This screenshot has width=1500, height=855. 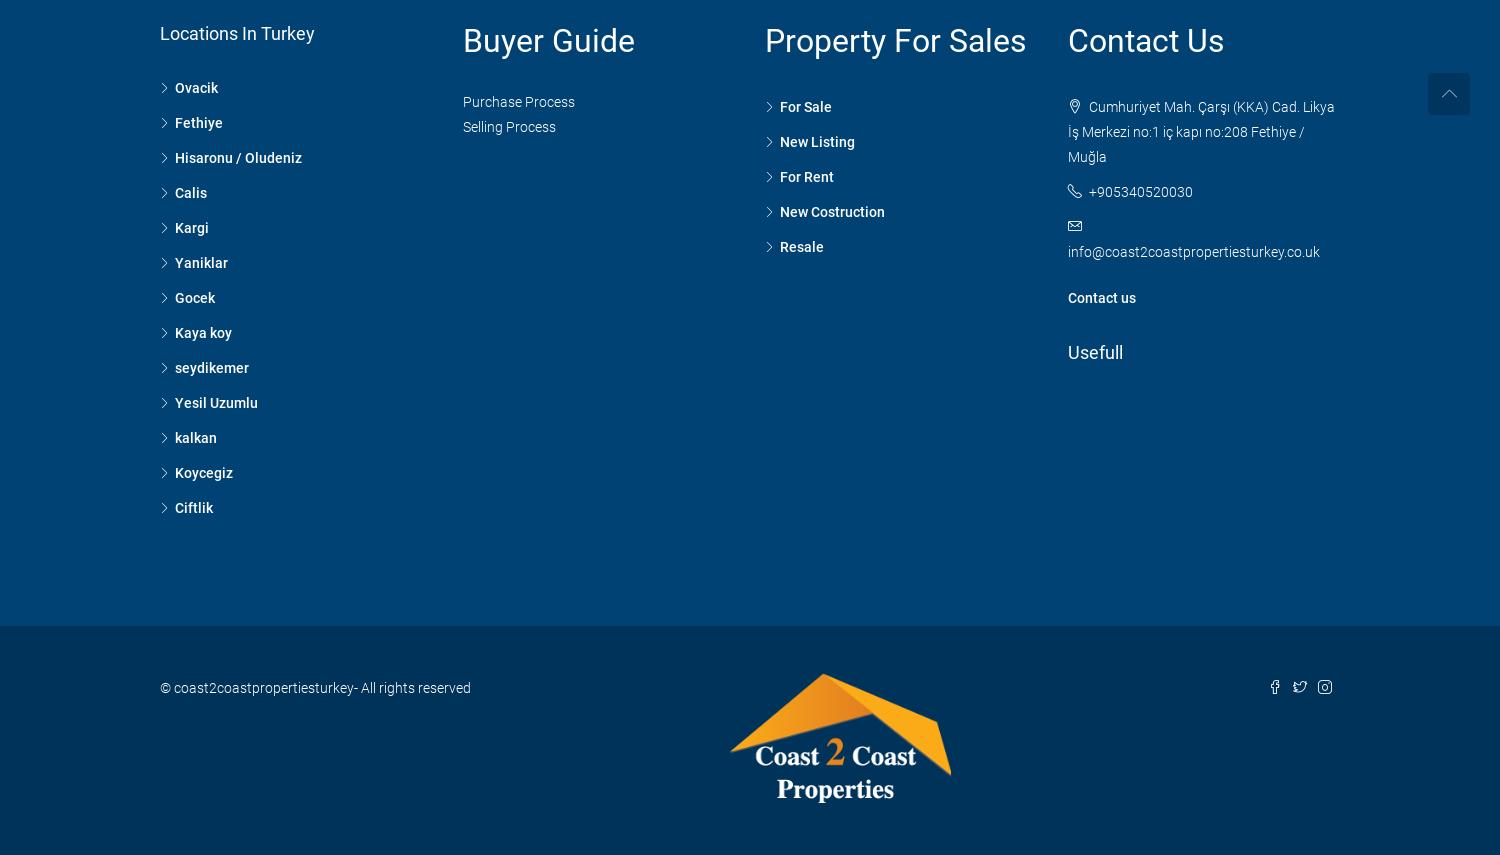 What do you see at coordinates (780, 175) in the screenshot?
I see `'For Rent'` at bounding box center [780, 175].